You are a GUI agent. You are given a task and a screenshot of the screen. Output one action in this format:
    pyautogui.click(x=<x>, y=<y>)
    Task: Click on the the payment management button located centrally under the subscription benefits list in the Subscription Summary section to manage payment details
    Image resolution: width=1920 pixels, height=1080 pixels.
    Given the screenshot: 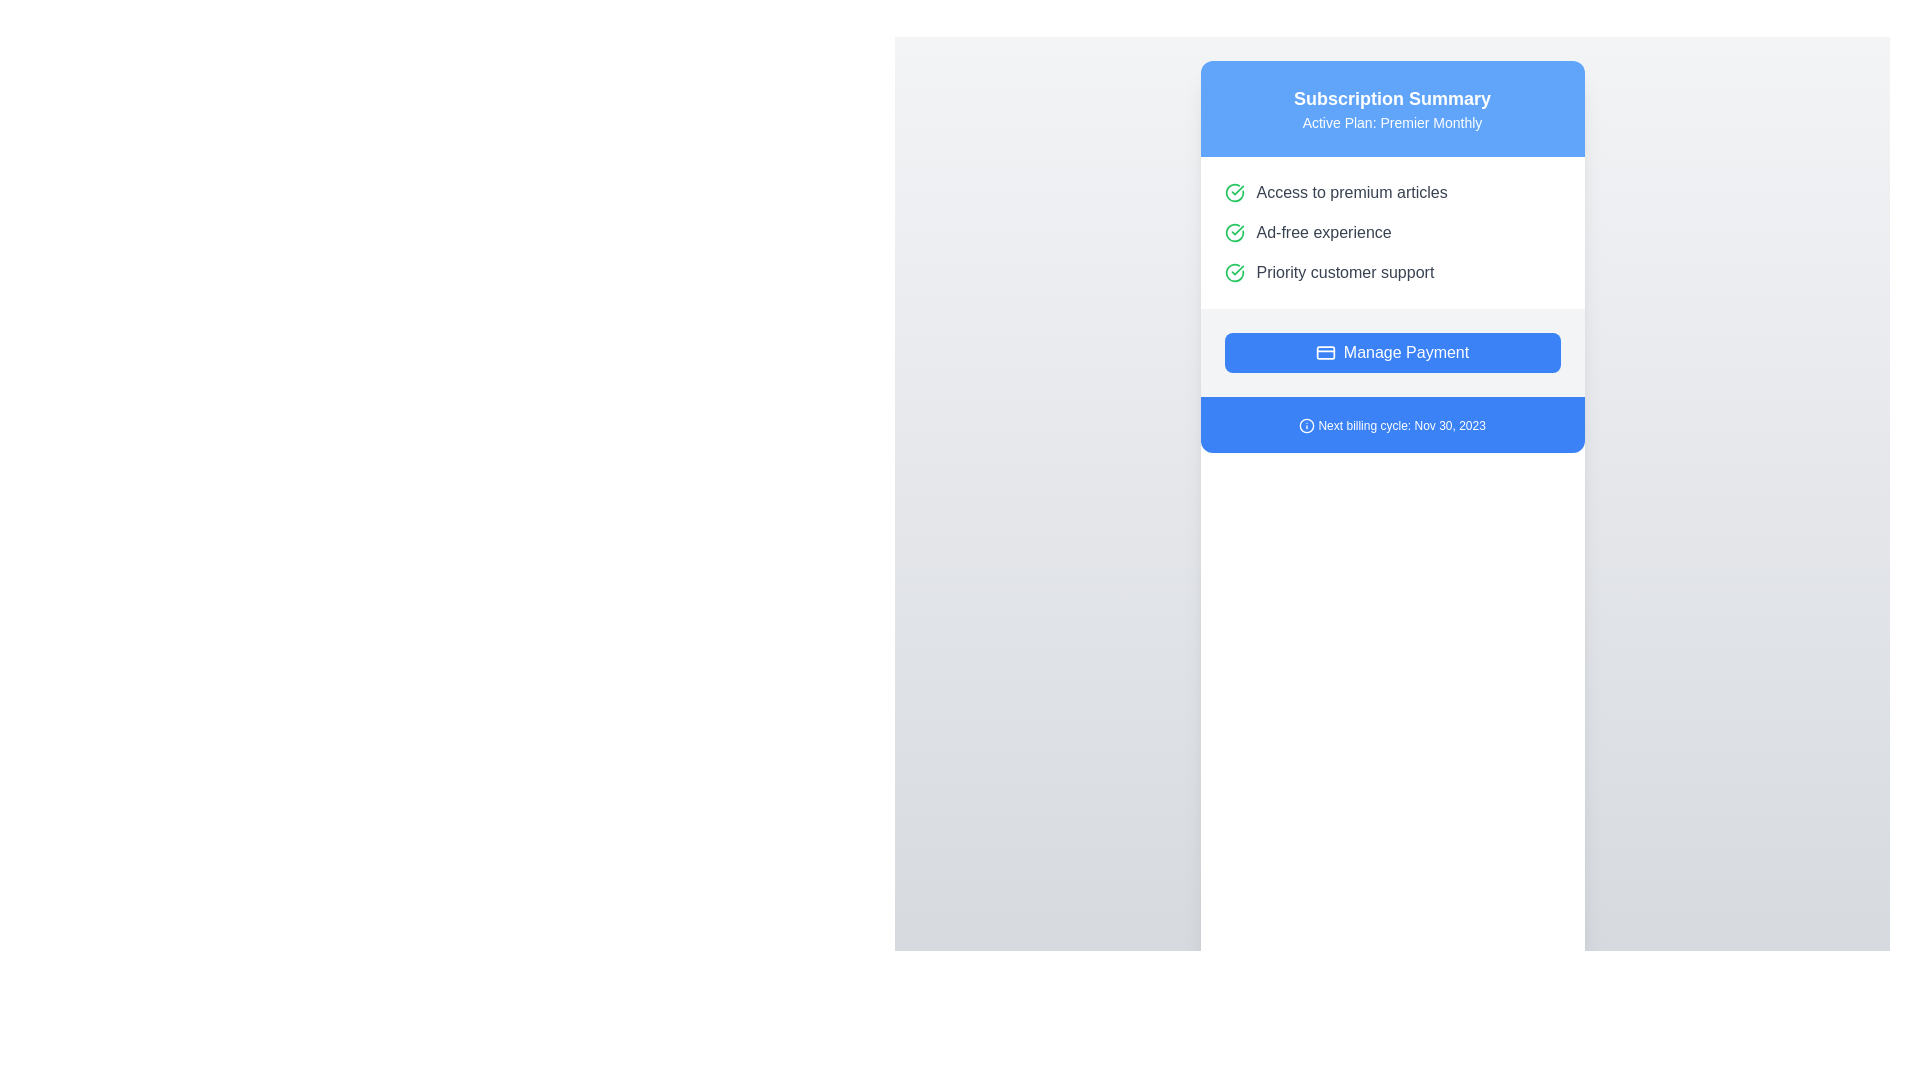 What is the action you would take?
    pyautogui.click(x=1391, y=352)
    